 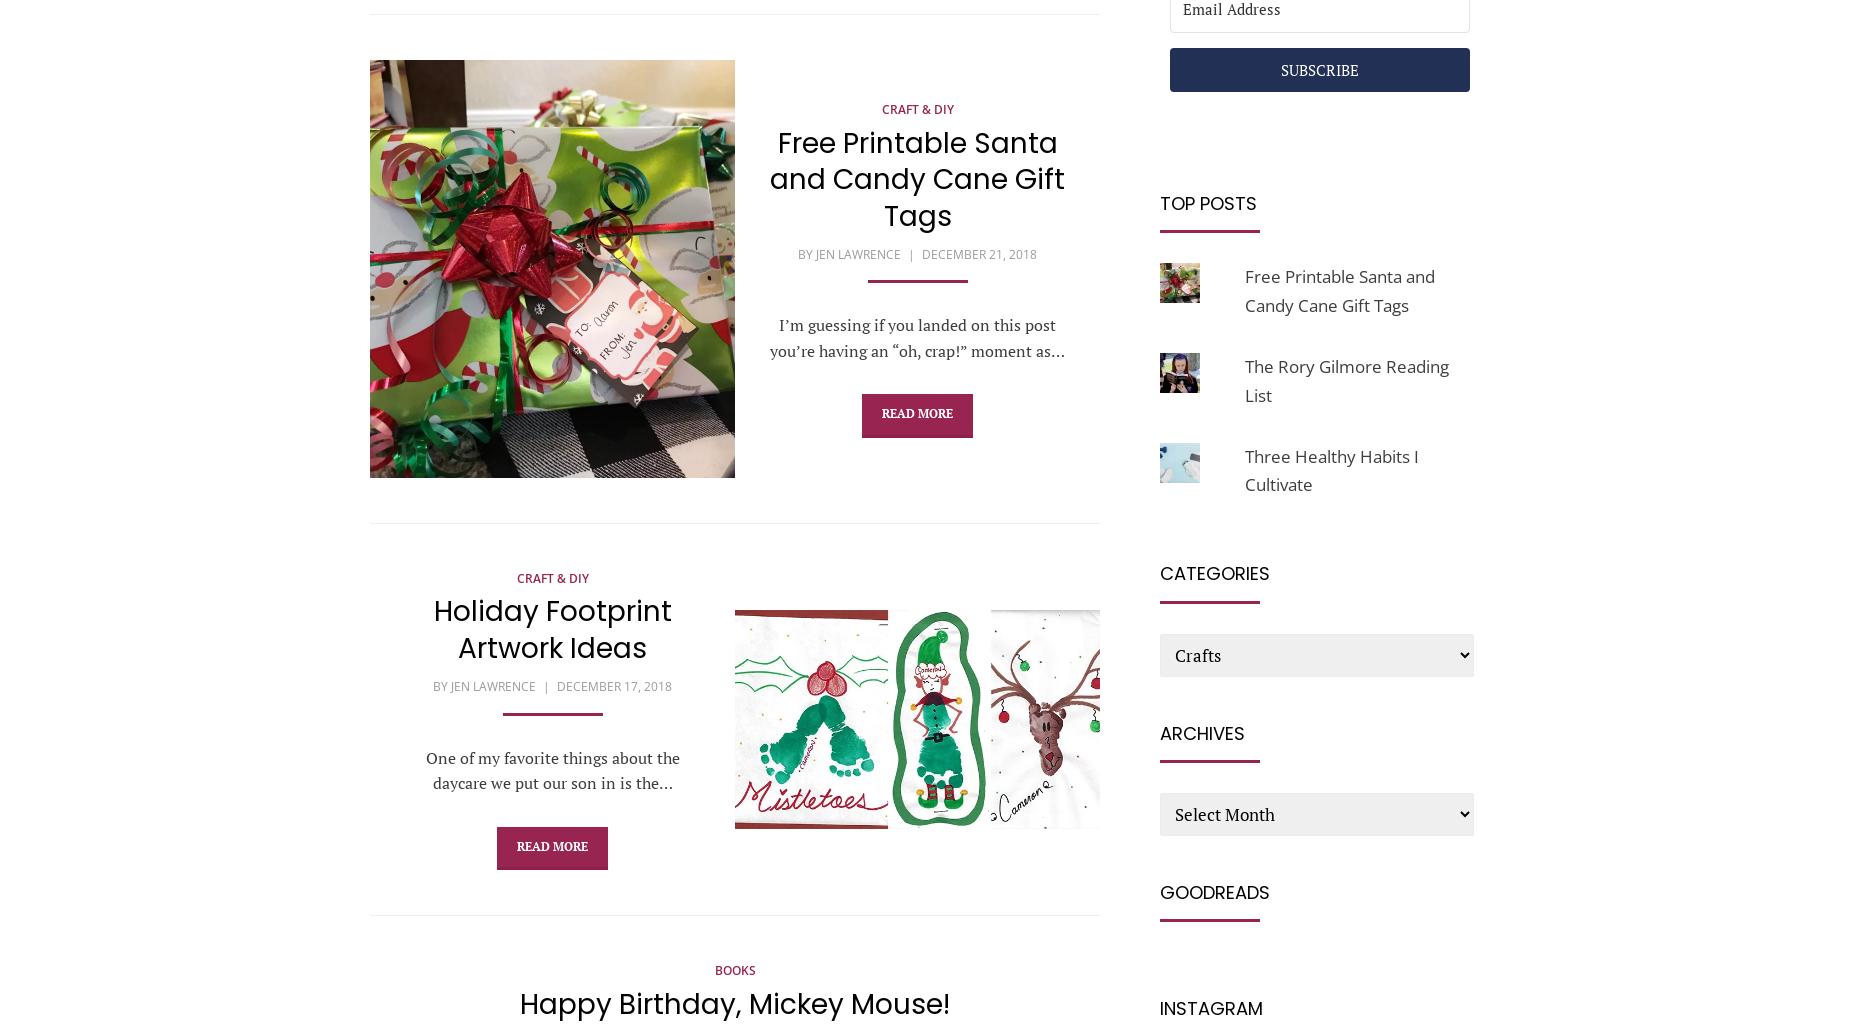 I want to click on 'Archives', so click(x=1158, y=732).